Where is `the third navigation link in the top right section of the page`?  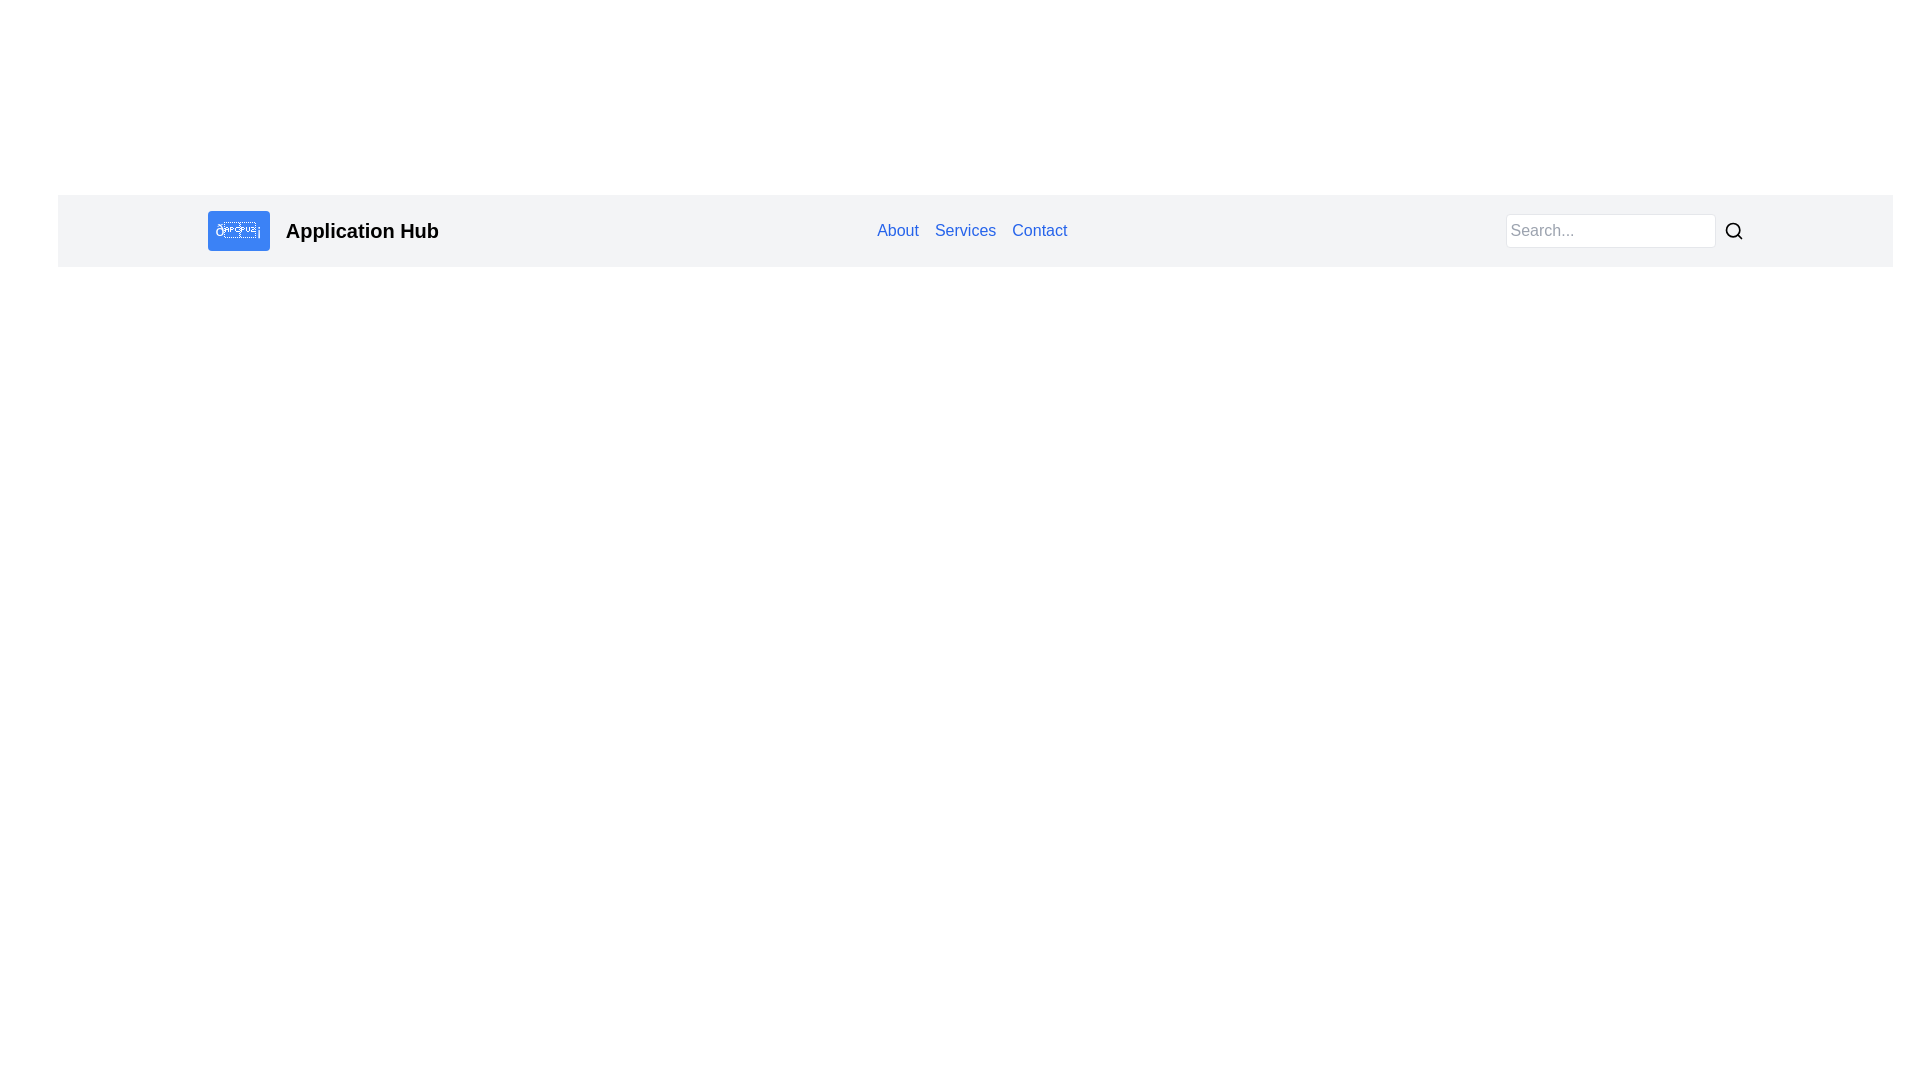
the third navigation link in the top right section of the page is located at coordinates (1039, 230).